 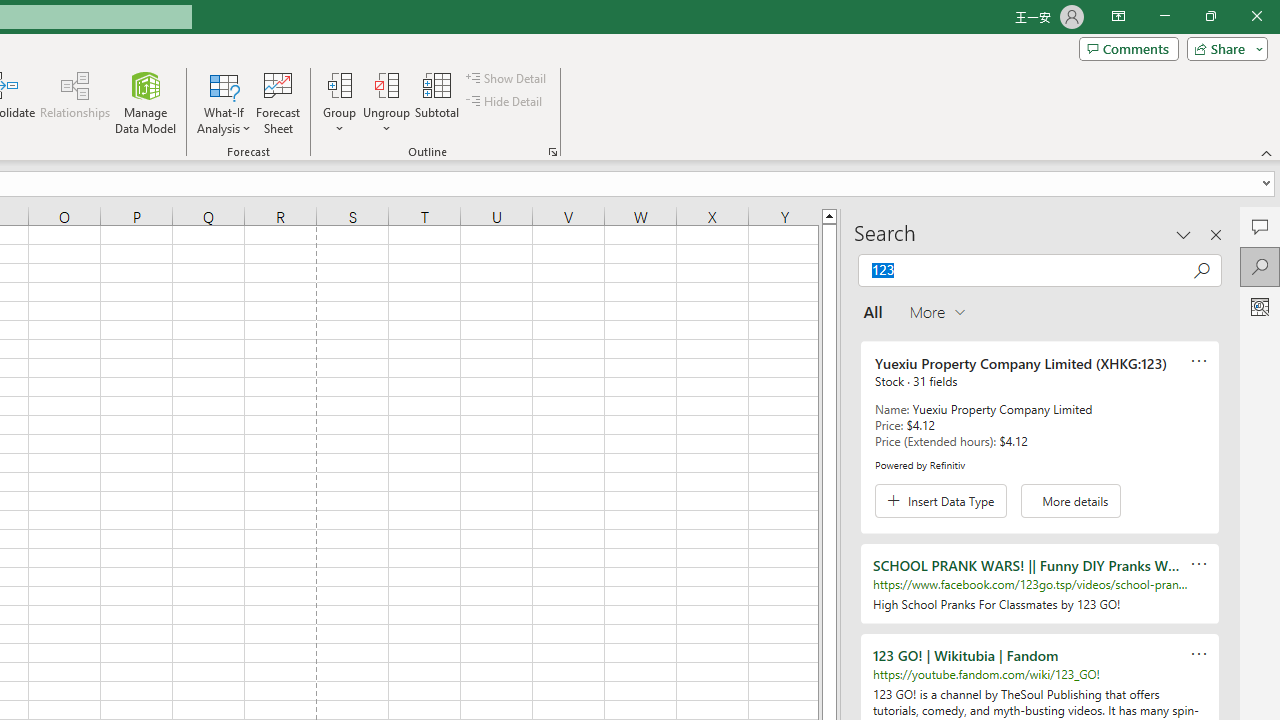 I want to click on 'Hide Detail', so click(x=505, y=101).